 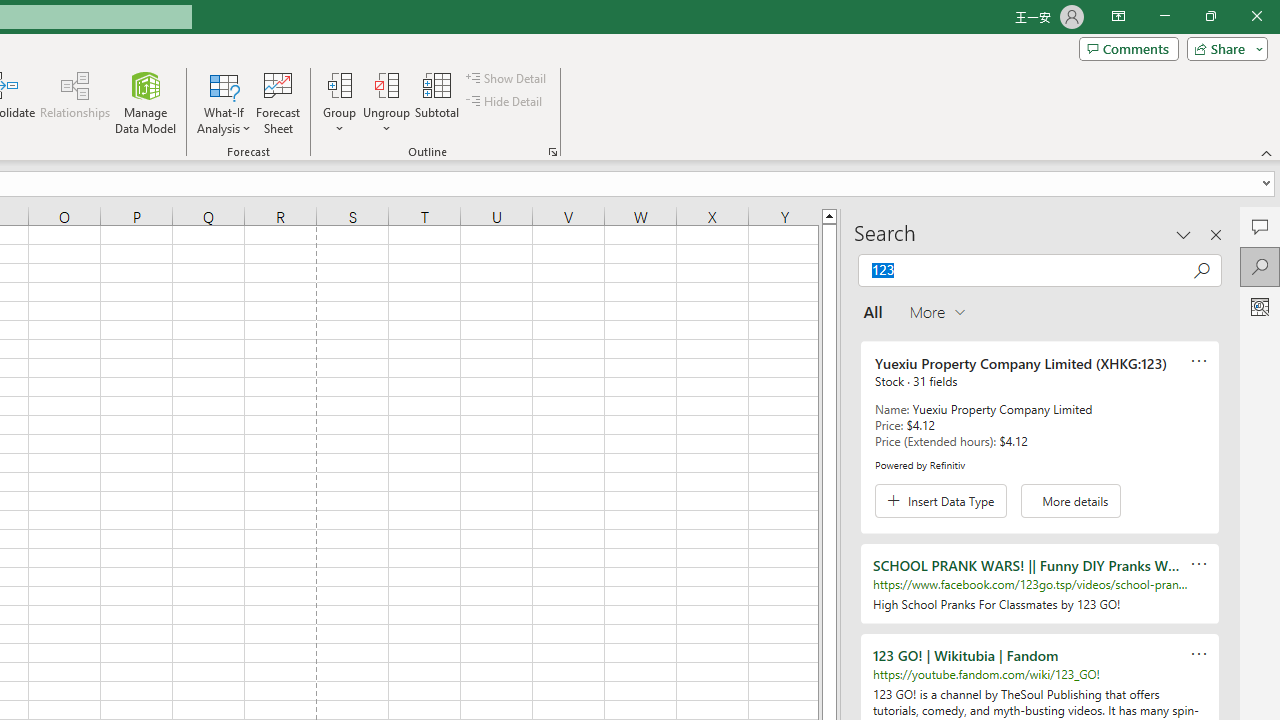 I want to click on 'Hide Detail', so click(x=505, y=101).